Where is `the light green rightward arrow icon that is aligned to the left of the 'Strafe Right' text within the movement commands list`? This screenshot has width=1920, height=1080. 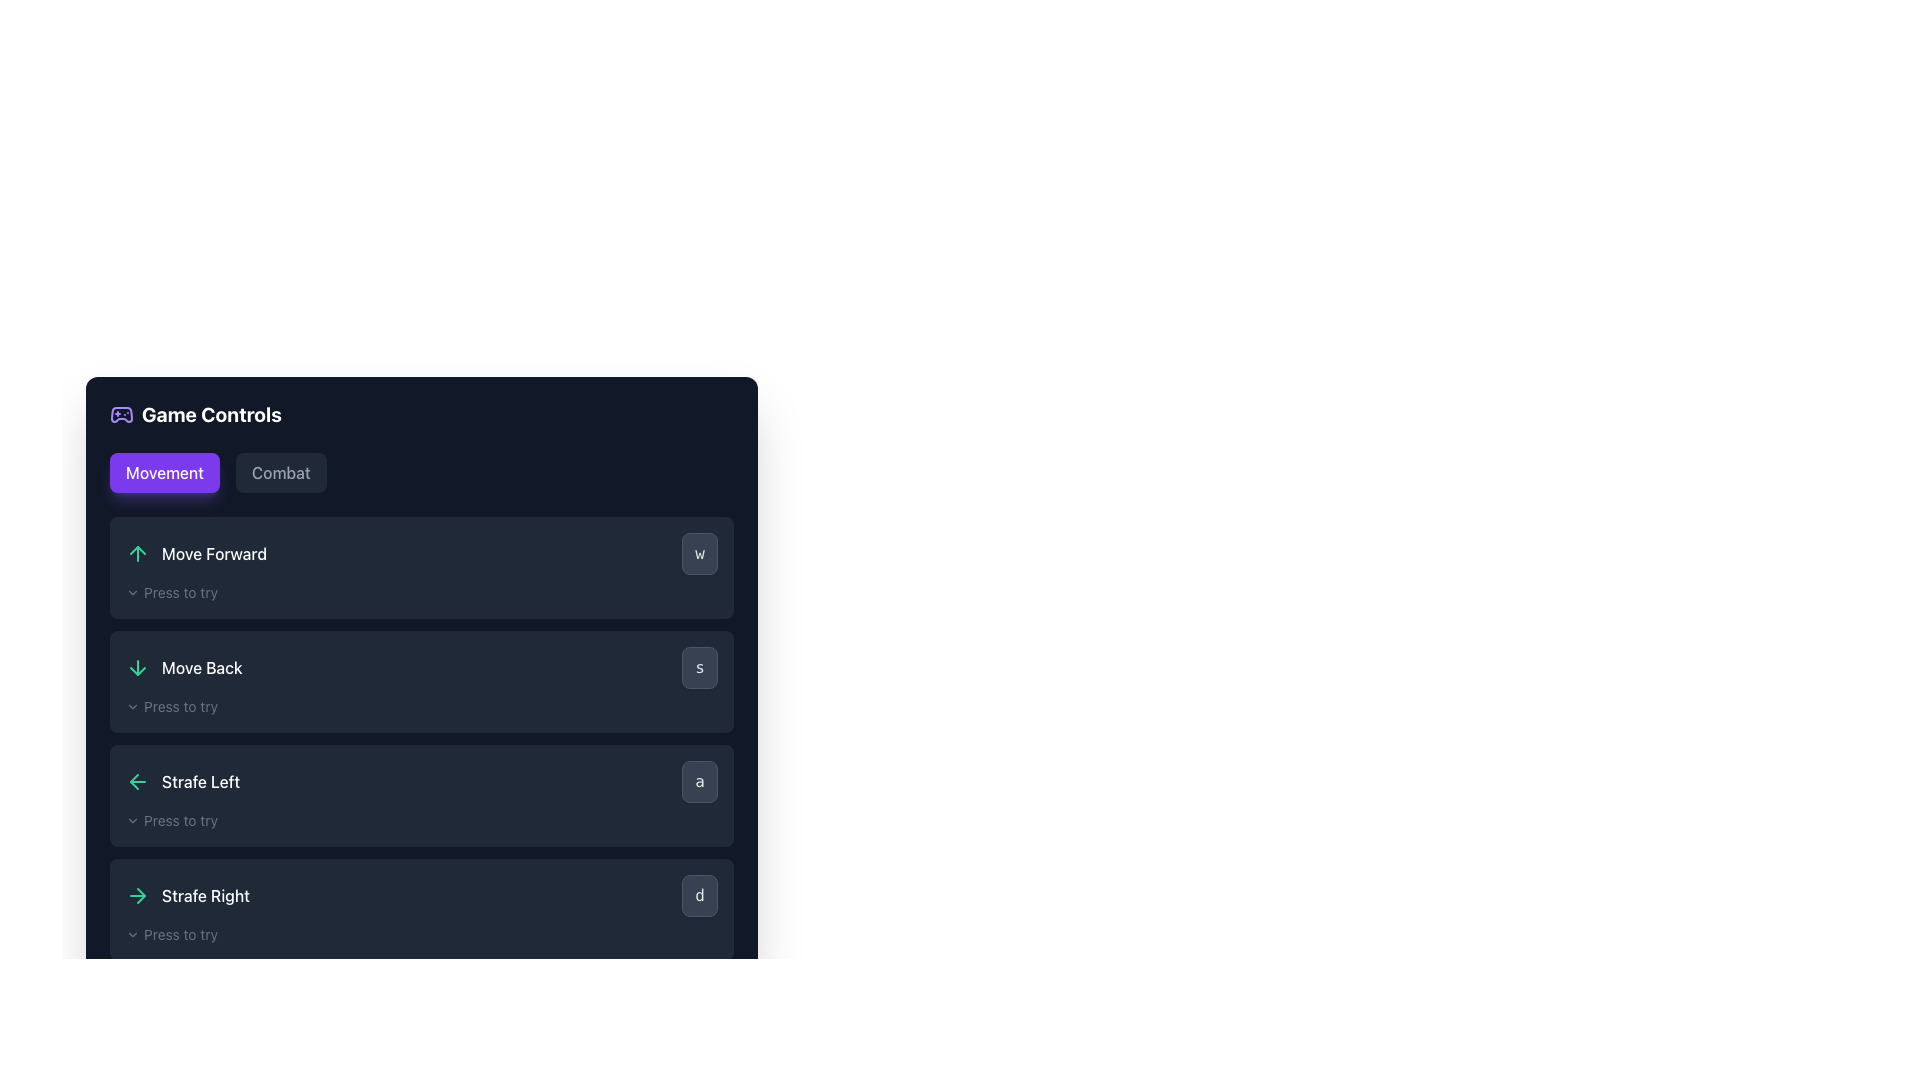 the light green rightward arrow icon that is aligned to the left of the 'Strafe Right' text within the movement commands list is located at coordinates (137, 894).